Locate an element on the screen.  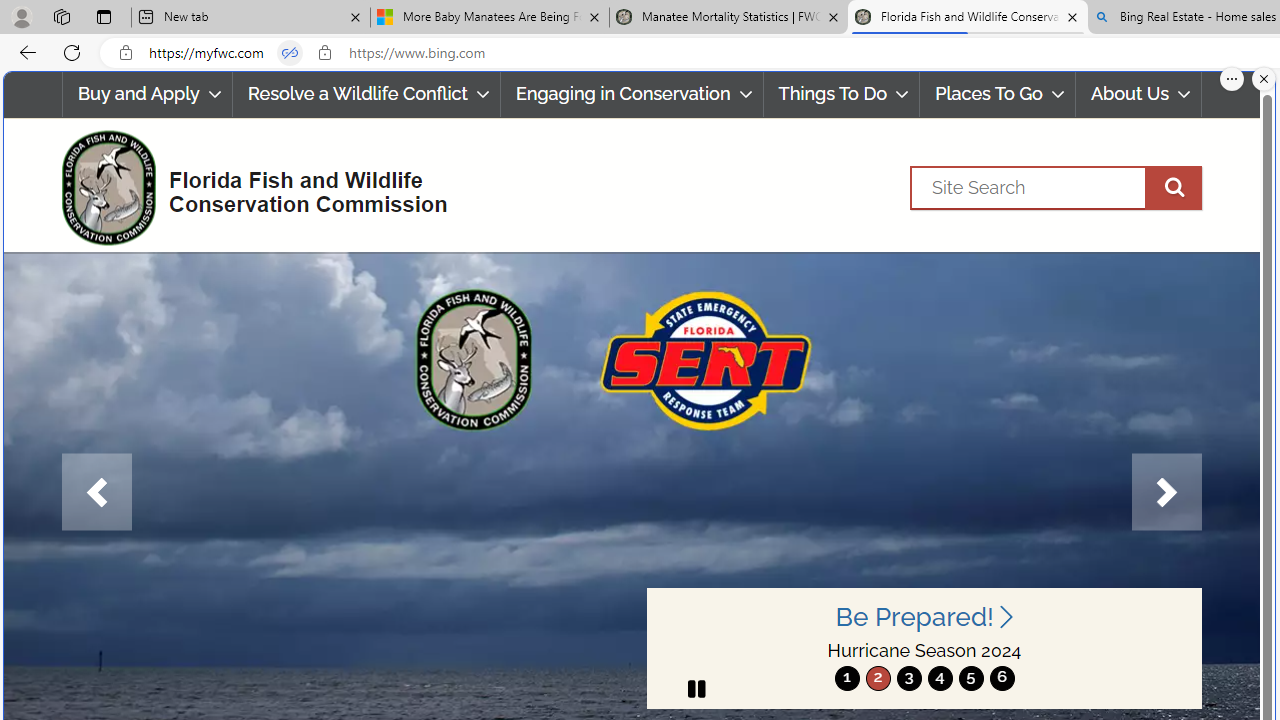
'View site information' is located at coordinates (325, 52).